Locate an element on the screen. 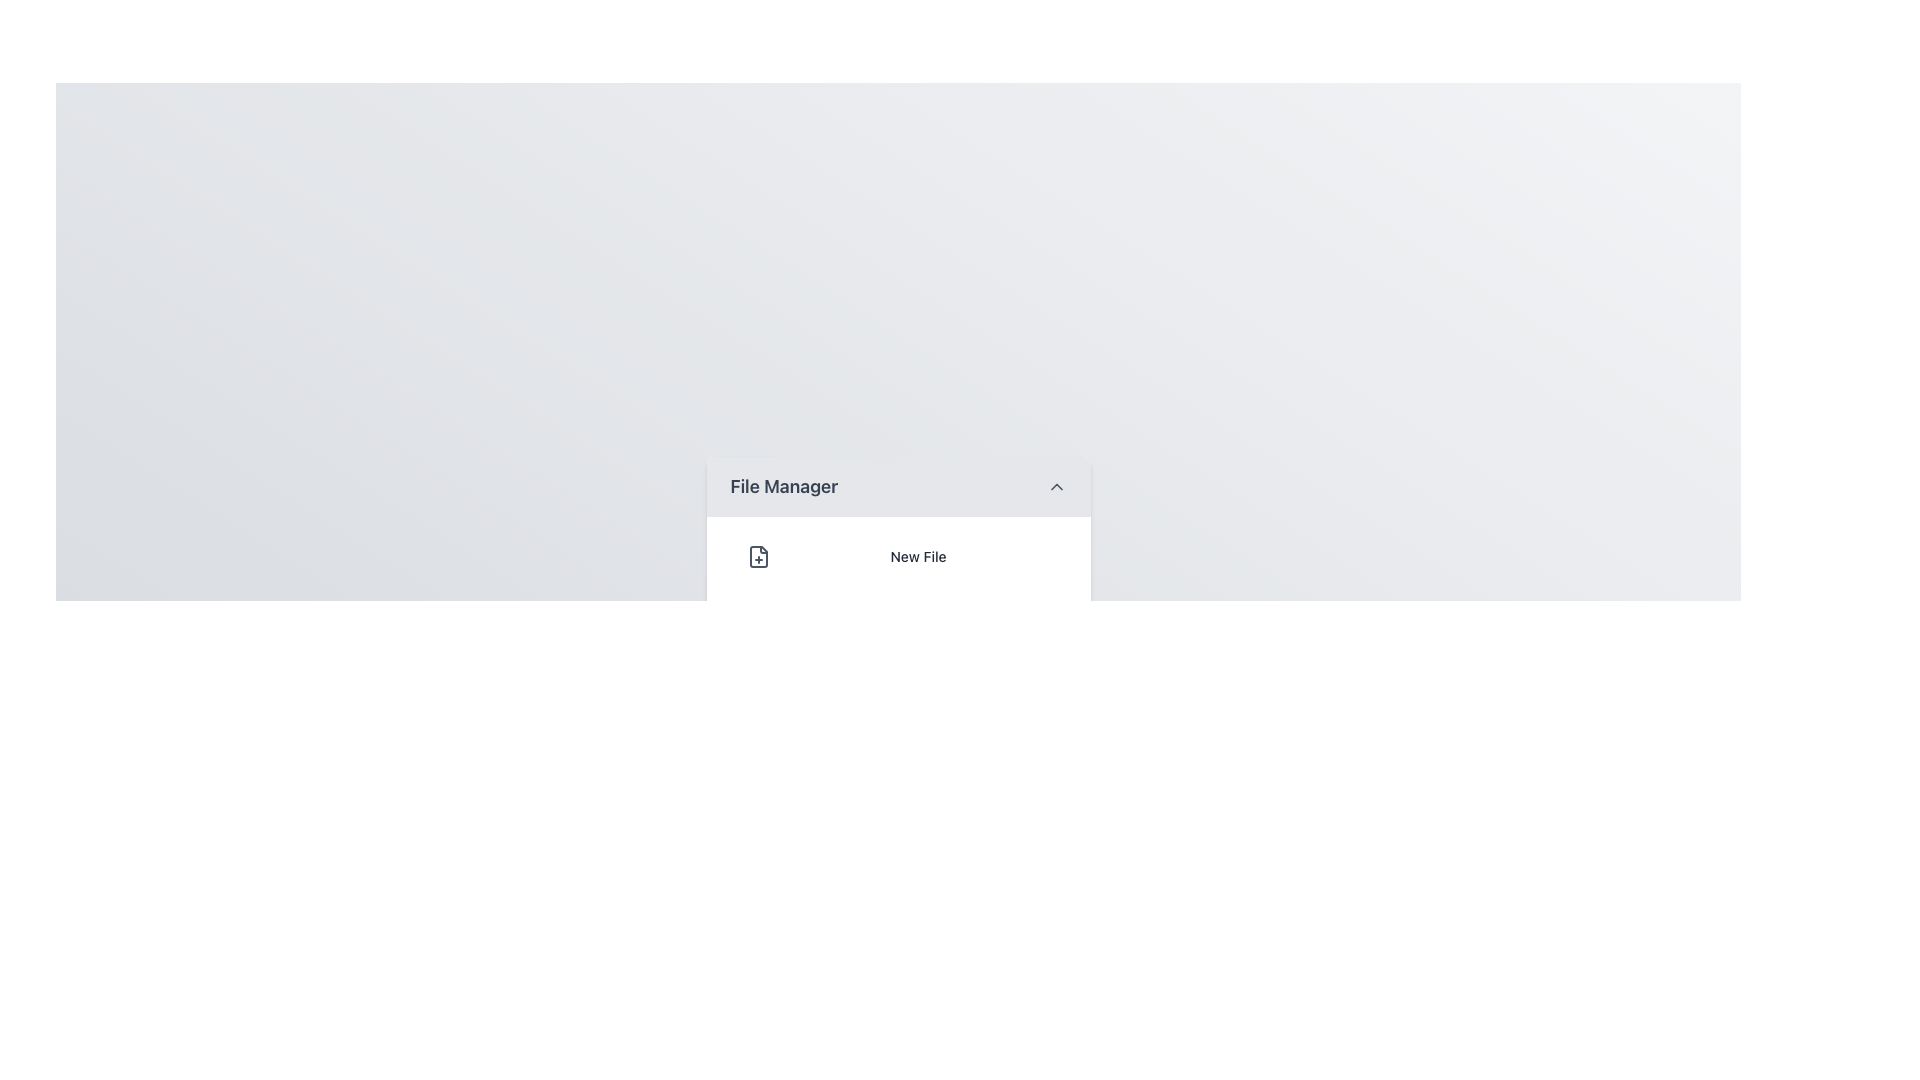 Image resolution: width=1920 pixels, height=1080 pixels. the first interactive list item labeled 'New File' in the 'File Manager' section to possibly reveal additional information is located at coordinates (897, 556).